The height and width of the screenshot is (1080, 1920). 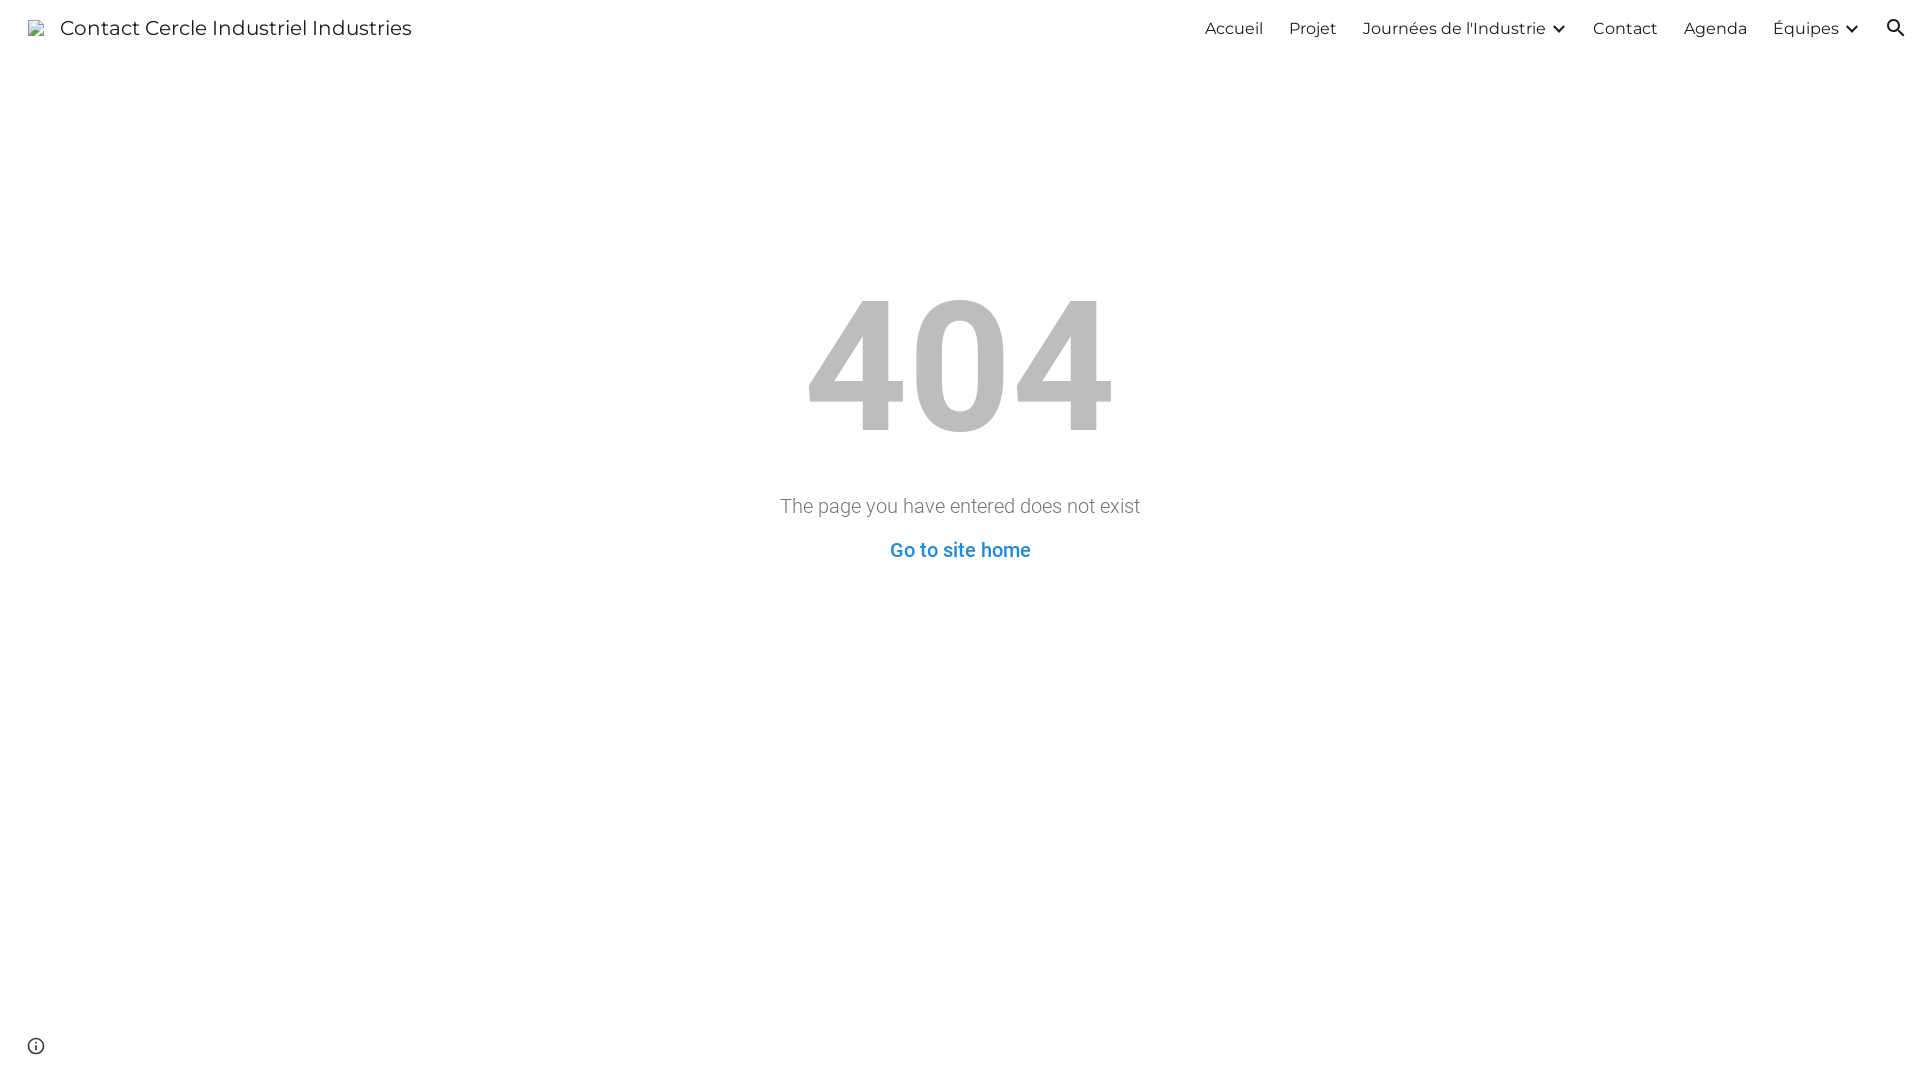 I want to click on 'Projet', so click(x=1313, y=27).